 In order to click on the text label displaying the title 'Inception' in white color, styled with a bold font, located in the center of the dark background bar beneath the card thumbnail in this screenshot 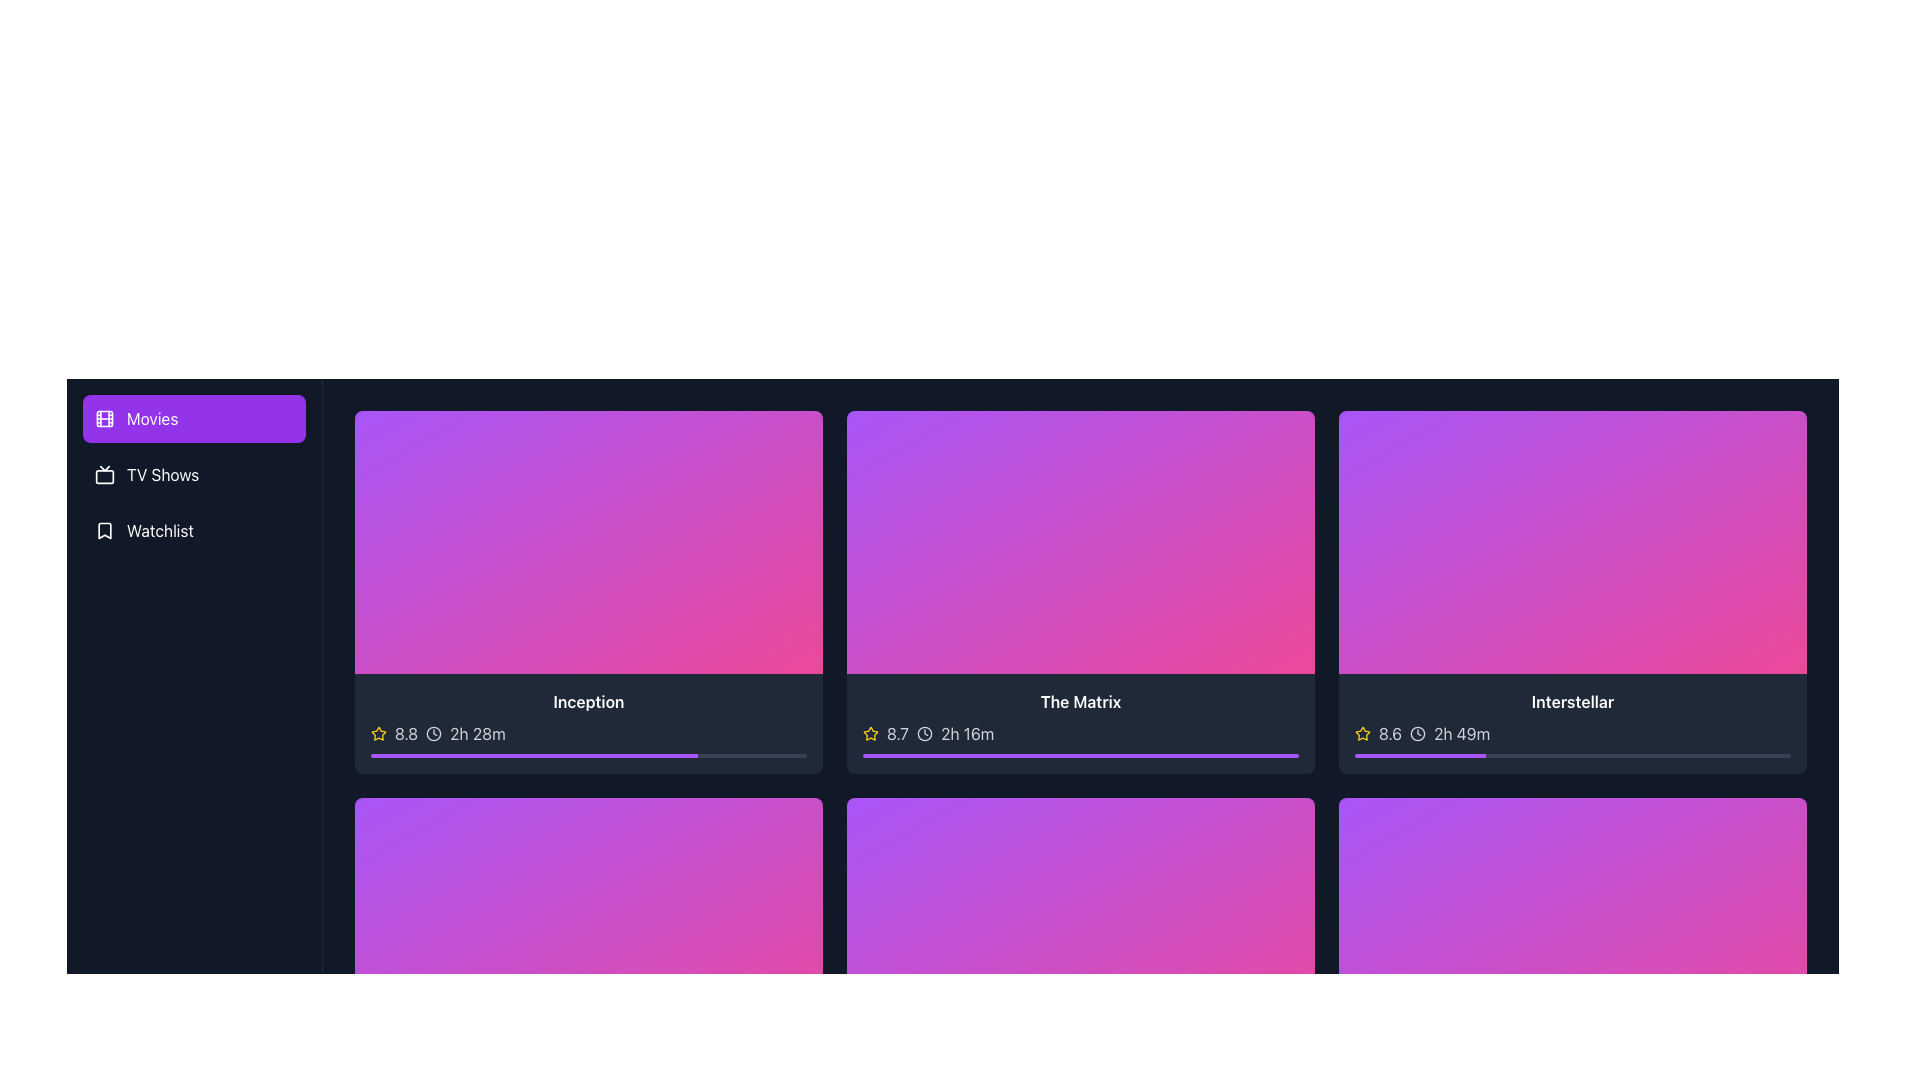, I will do `click(588, 701)`.